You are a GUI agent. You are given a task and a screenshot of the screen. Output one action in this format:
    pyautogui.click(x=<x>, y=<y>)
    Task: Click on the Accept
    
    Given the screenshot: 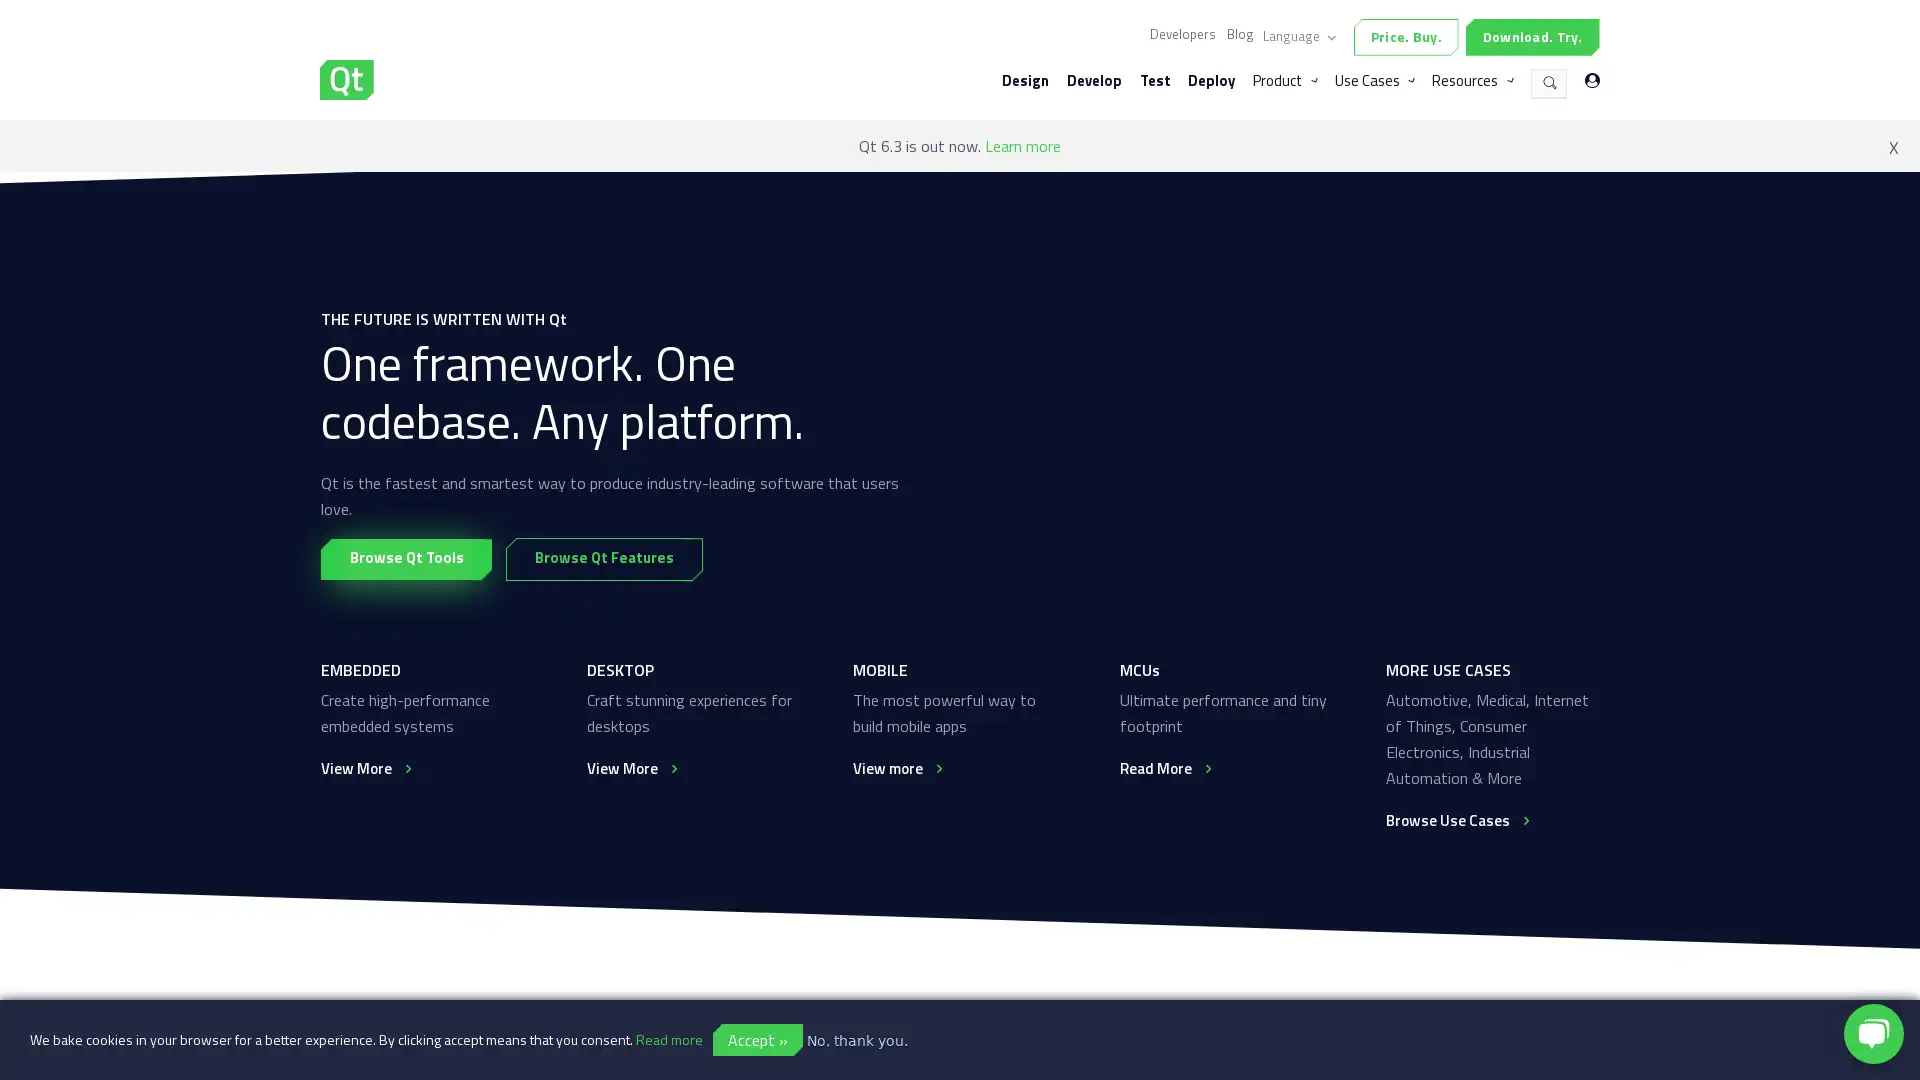 What is the action you would take?
    pyautogui.click(x=757, y=1039)
    